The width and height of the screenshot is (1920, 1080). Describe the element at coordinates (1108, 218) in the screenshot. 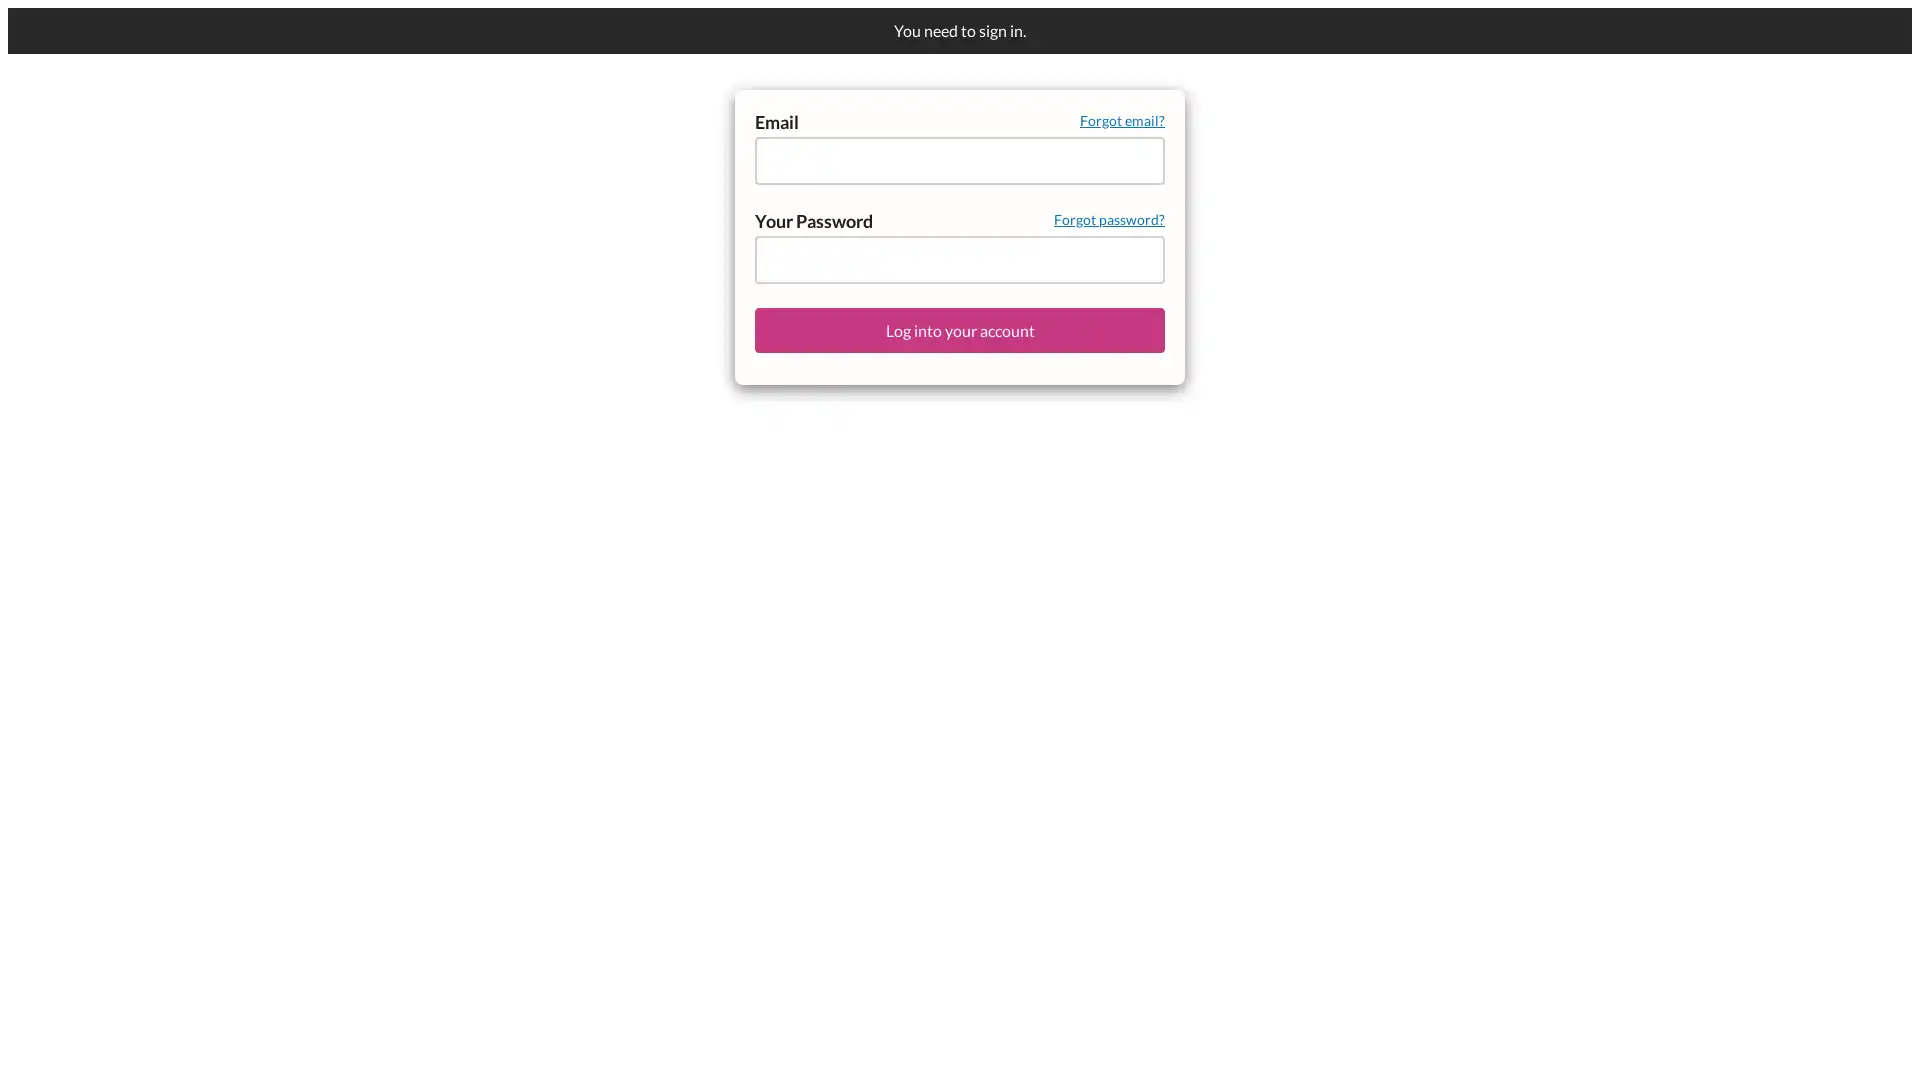

I see `Forgot password?` at that location.